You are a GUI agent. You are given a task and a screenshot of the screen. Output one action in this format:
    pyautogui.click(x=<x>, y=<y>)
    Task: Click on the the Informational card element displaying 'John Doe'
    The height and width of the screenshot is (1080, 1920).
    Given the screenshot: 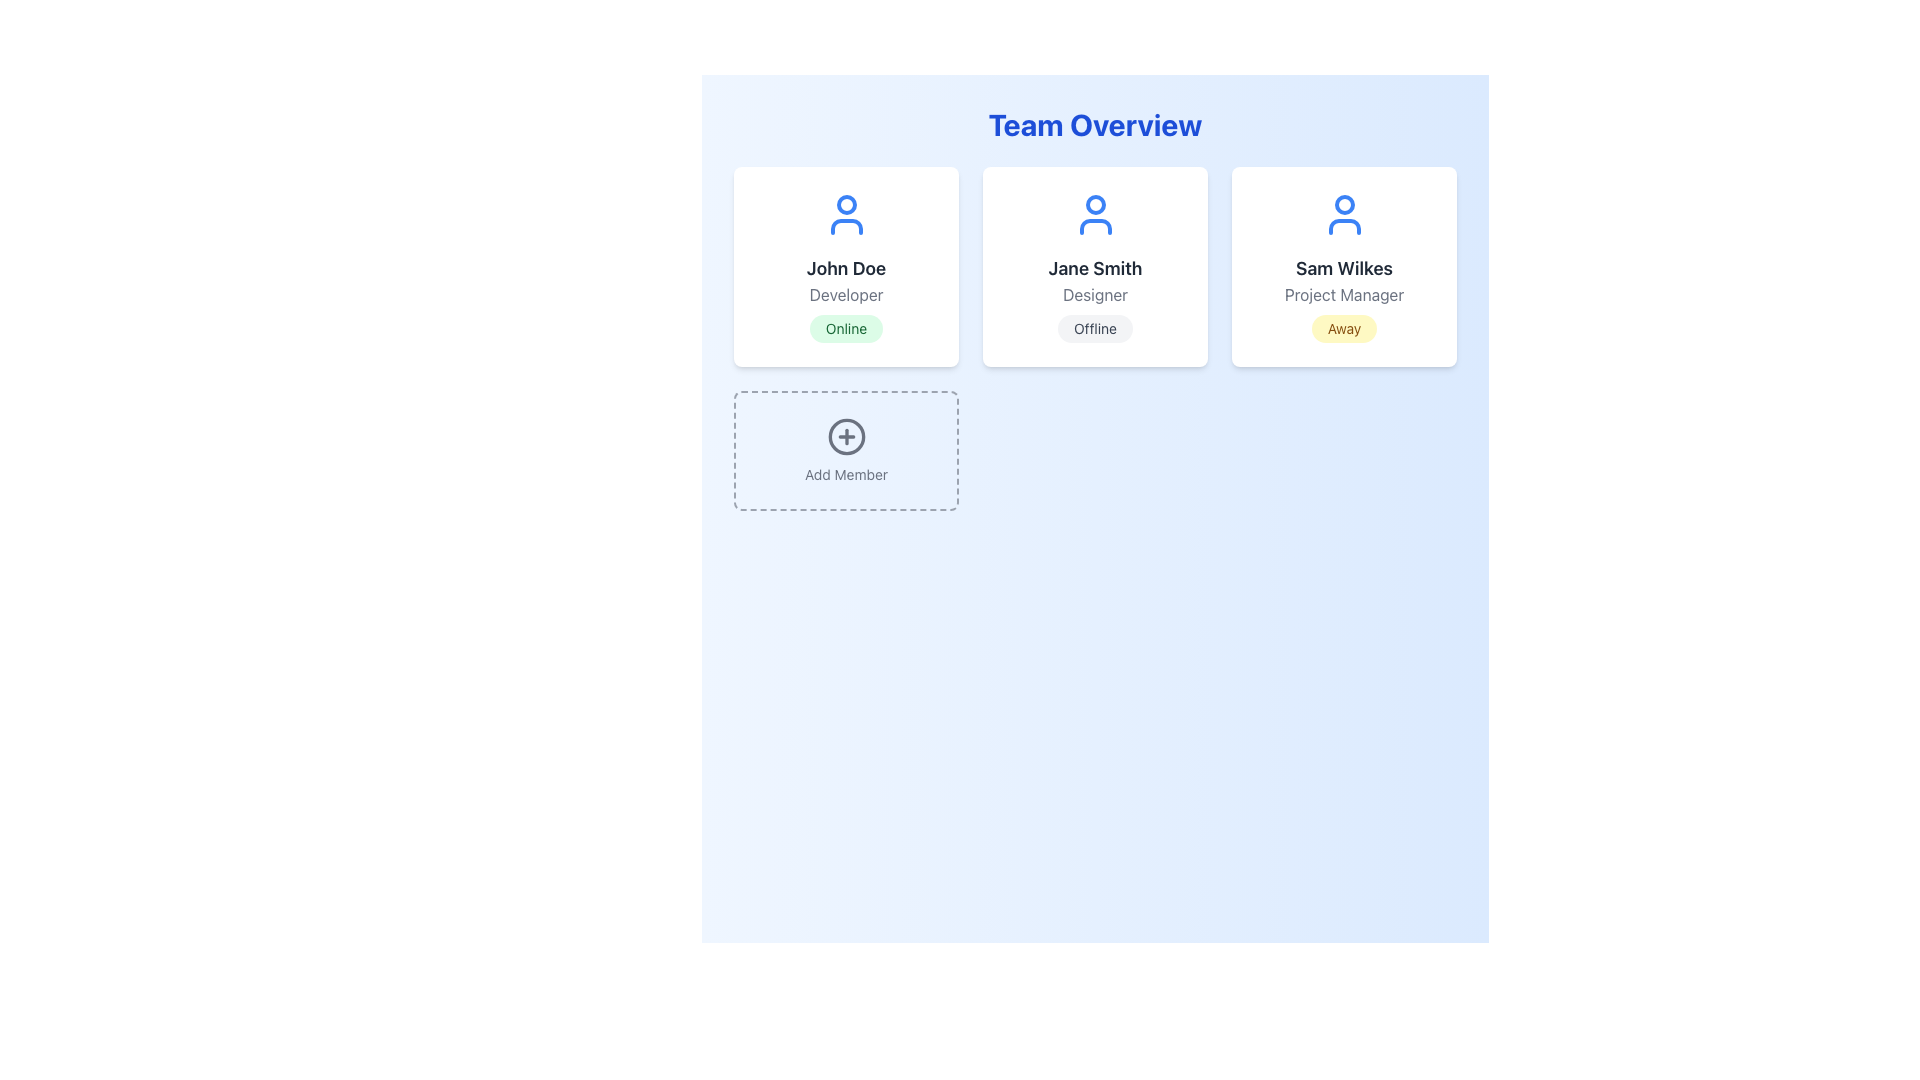 What is the action you would take?
    pyautogui.click(x=846, y=265)
    